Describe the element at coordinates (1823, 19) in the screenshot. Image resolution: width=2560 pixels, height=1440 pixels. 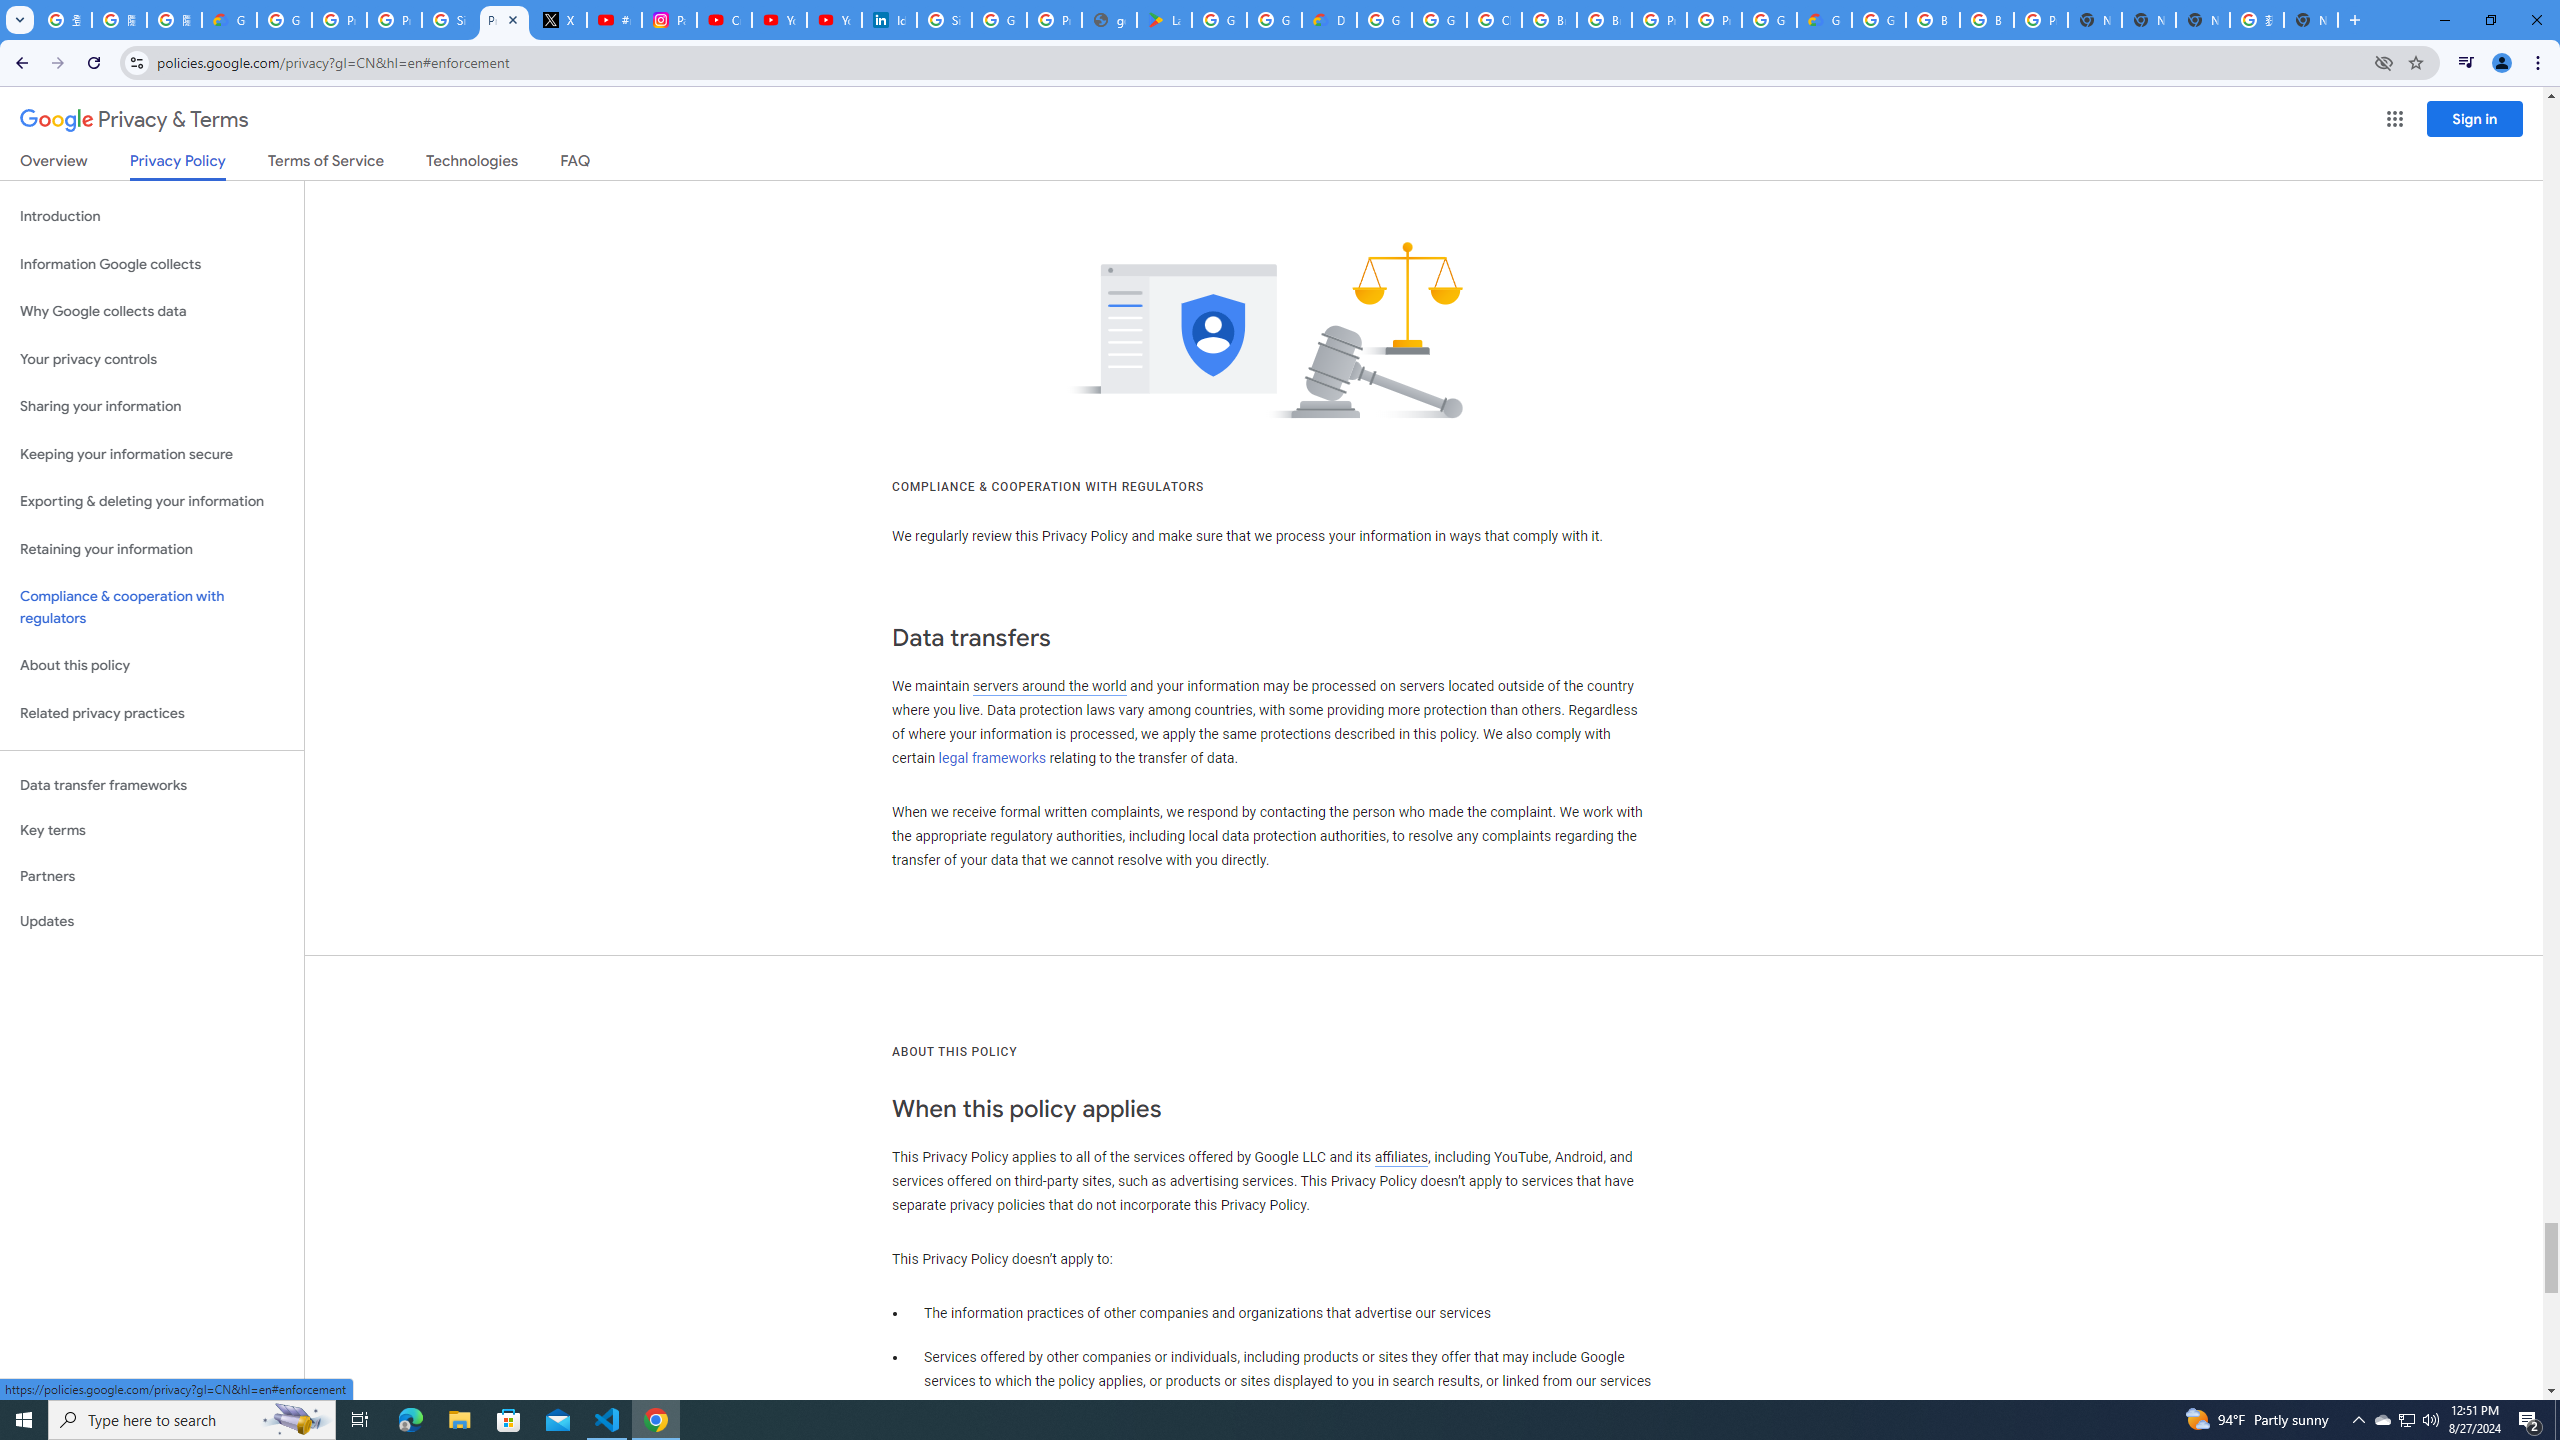
I see `'Google Cloud Estimate Summary'` at that location.